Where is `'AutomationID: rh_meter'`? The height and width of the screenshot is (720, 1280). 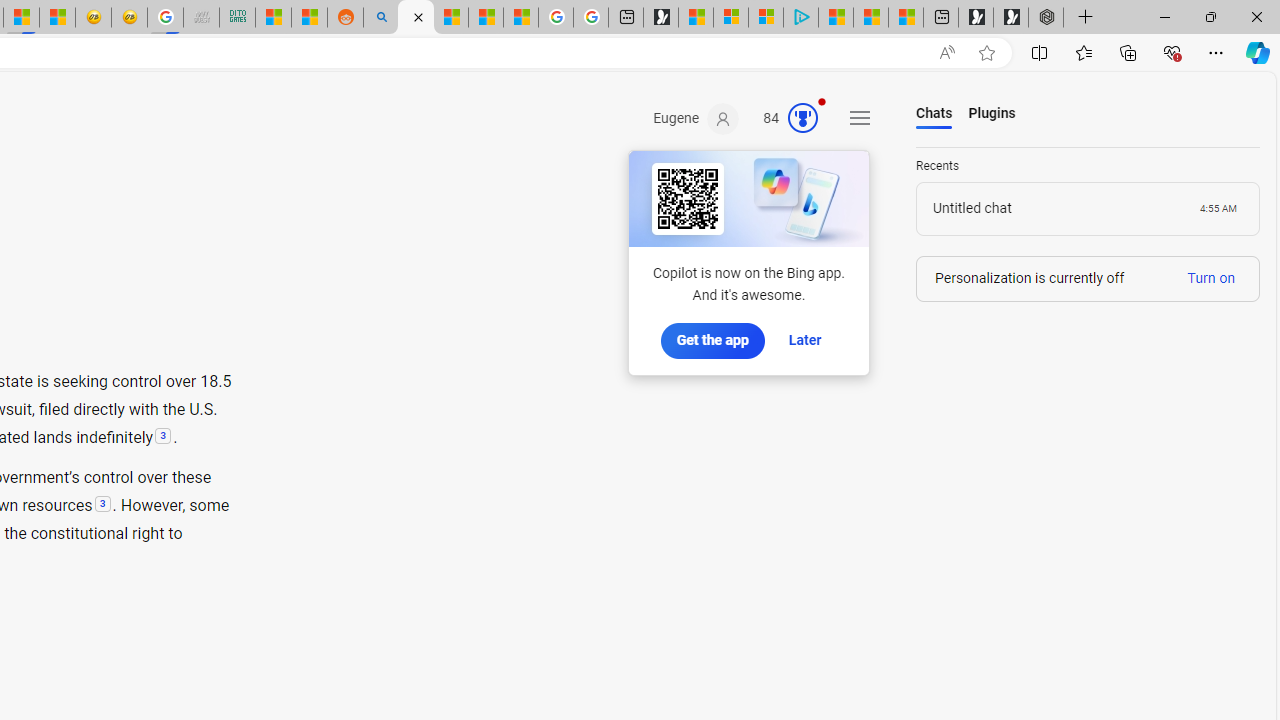 'AutomationID: rh_meter' is located at coordinates (803, 118).